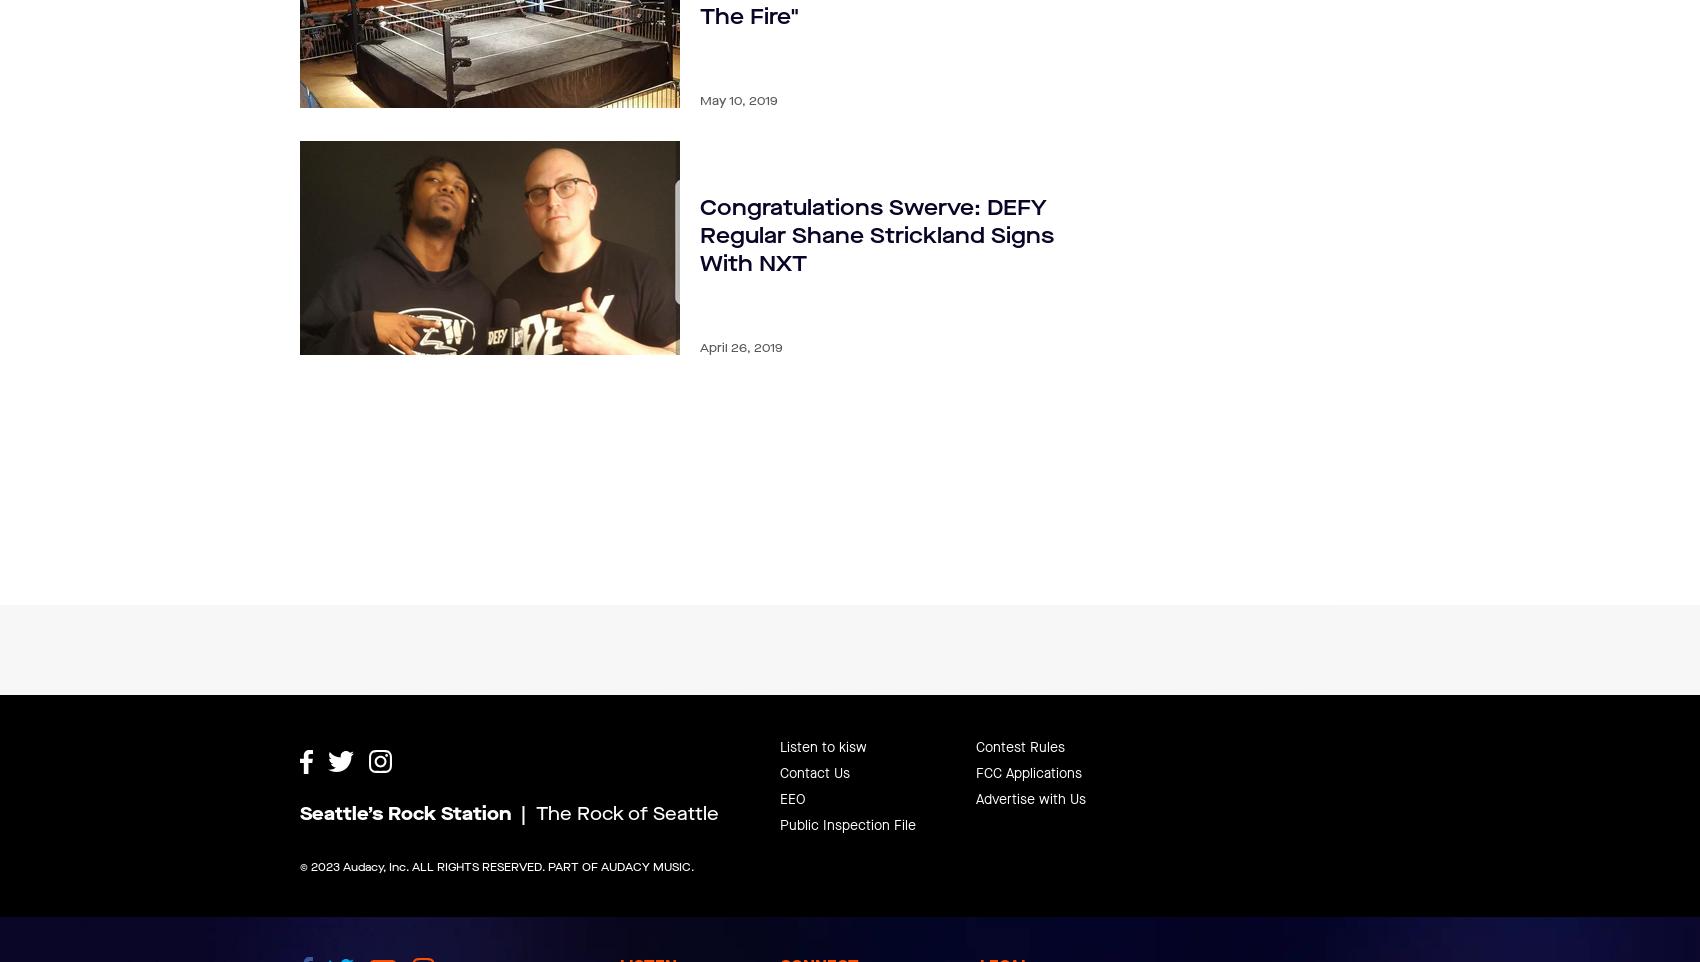  Describe the element at coordinates (813, 723) in the screenshot. I see `'Contact Us'` at that location.